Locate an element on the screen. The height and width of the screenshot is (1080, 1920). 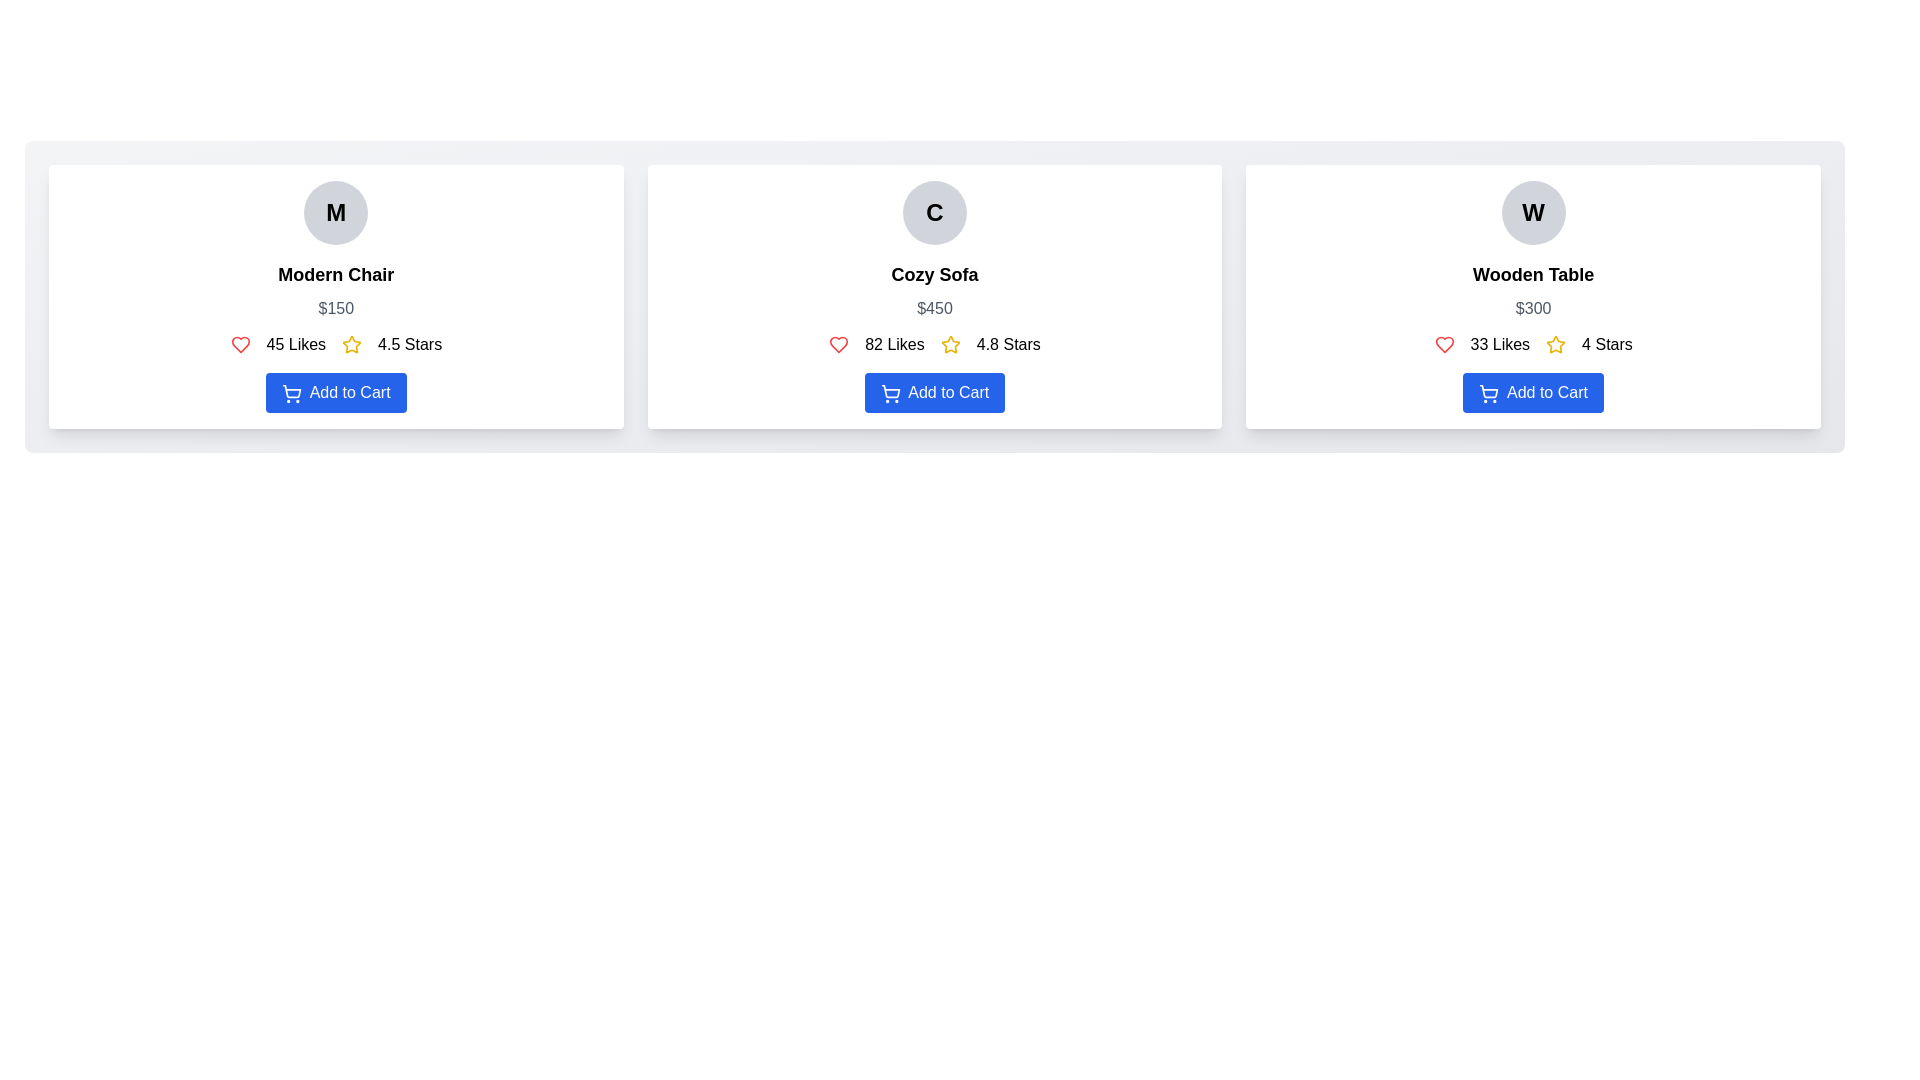
the static text label displaying the price '$150' for the 'Modern Chair' item, which is styled in gray and located within the card layout is located at coordinates (336, 308).